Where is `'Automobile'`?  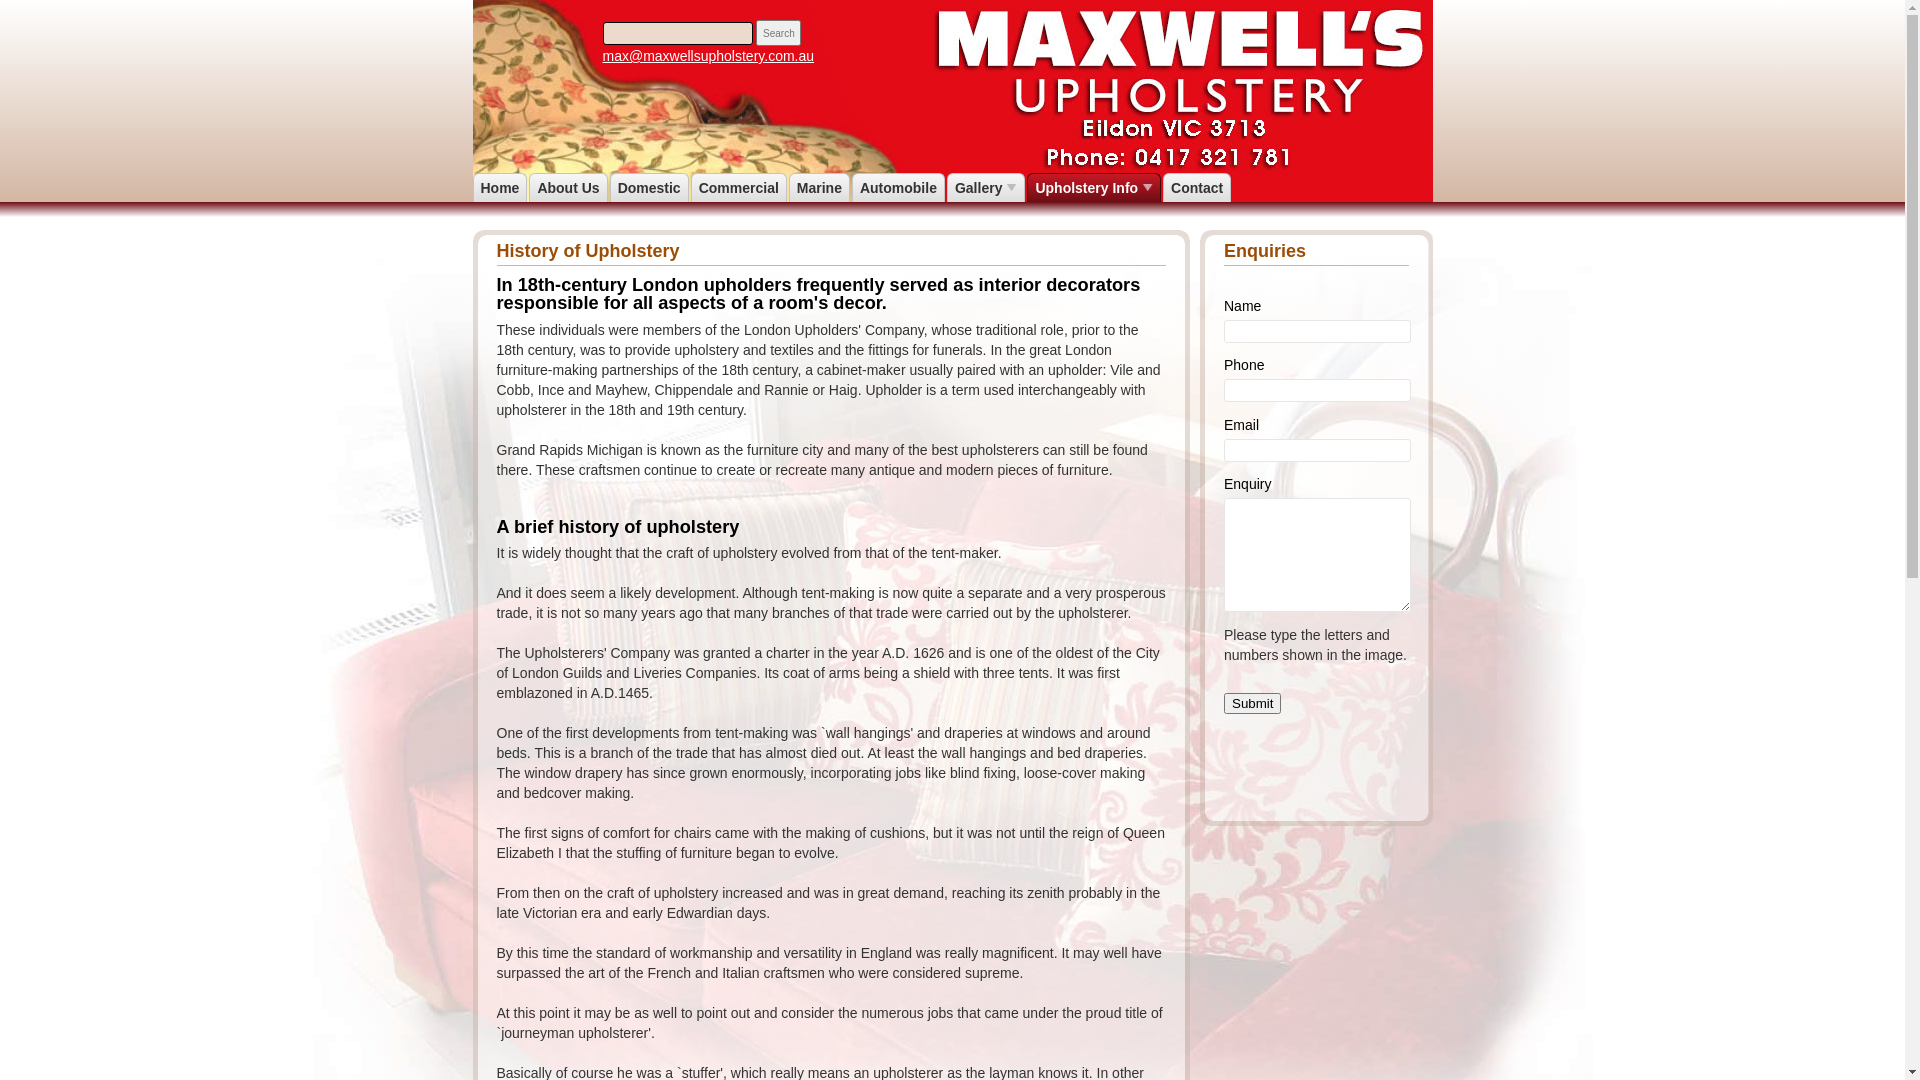 'Automobile' is located at coordinates (897, 188).